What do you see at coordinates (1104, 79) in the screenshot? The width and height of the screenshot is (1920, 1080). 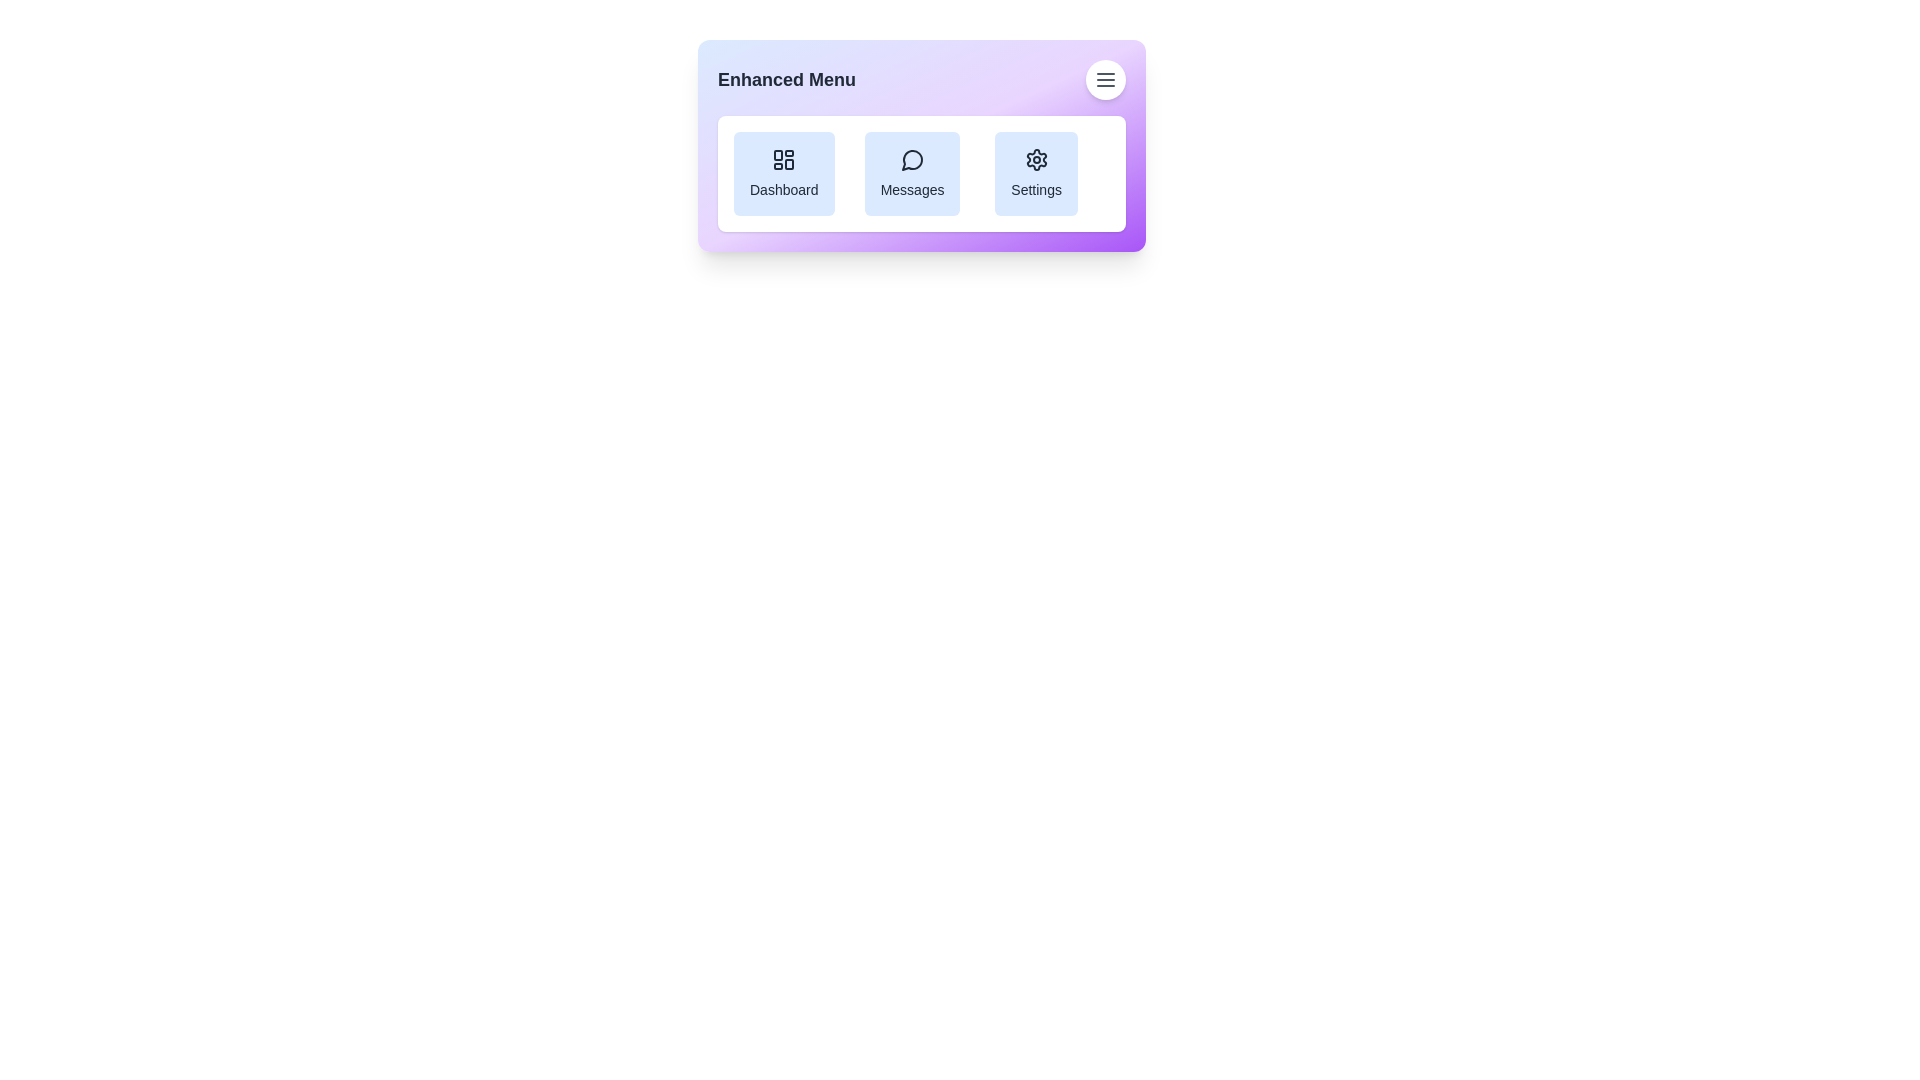 I see `the menu button to toggle the menu visibility` at bounding box center [1104, 79].